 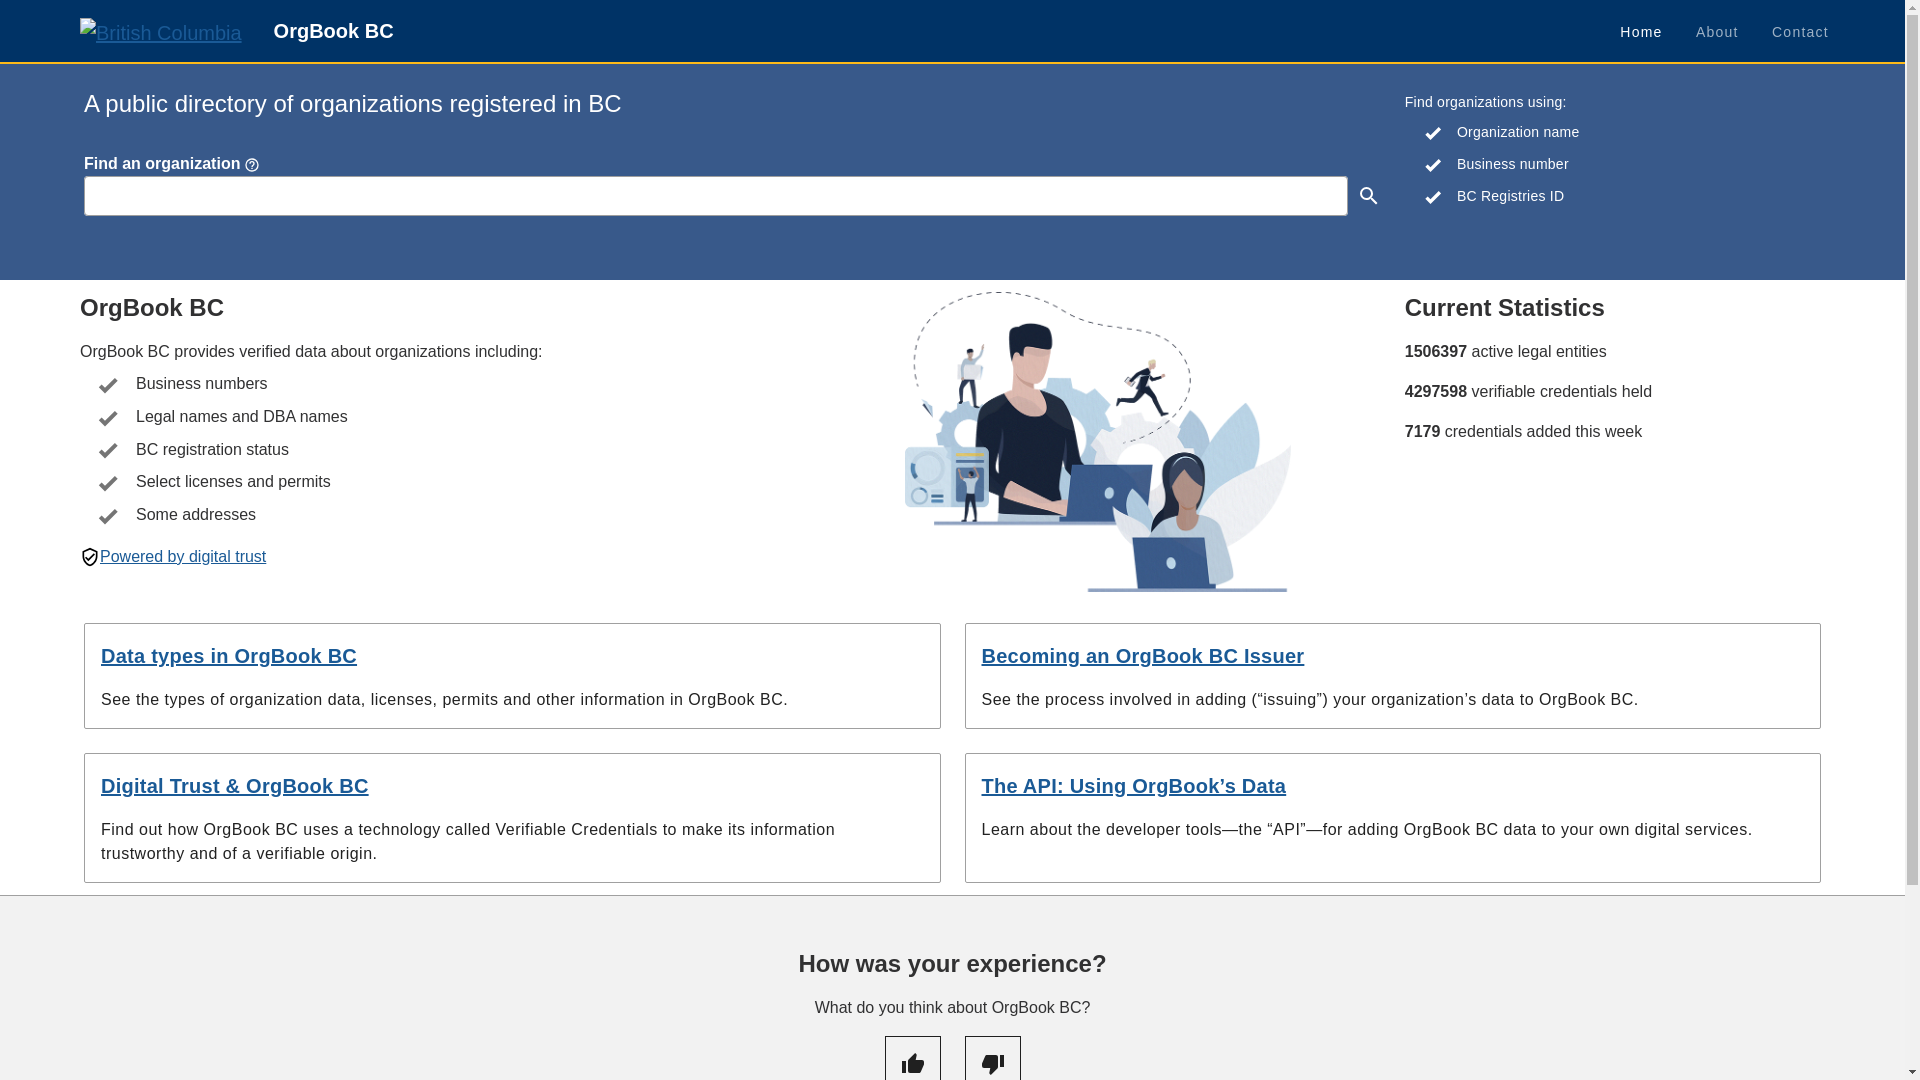 What do you see at coordinates (229, 655) in the screenshot?
I see `'Data types in OrgBook BC'` at bounding box center [229, 655].